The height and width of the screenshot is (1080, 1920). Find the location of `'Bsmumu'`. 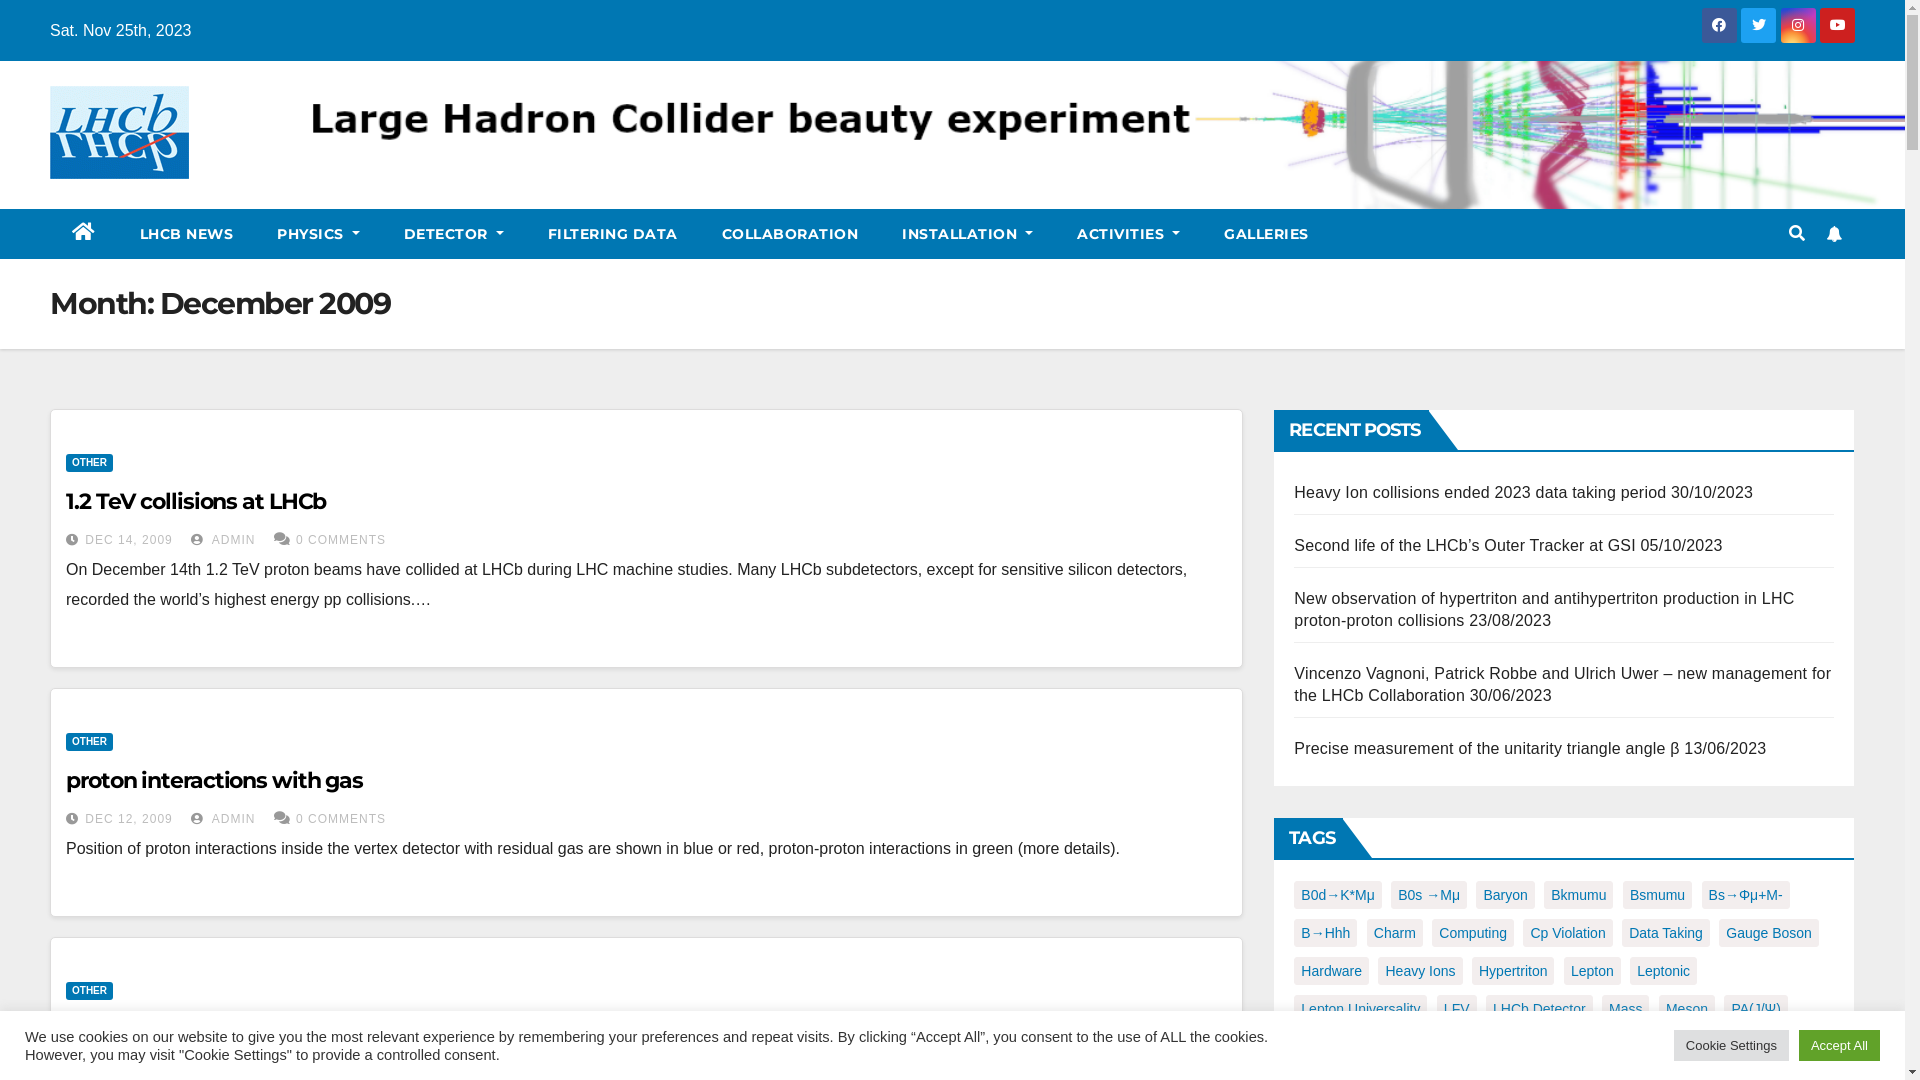

'Bsmumu' is located at coordinates (1622, 893).